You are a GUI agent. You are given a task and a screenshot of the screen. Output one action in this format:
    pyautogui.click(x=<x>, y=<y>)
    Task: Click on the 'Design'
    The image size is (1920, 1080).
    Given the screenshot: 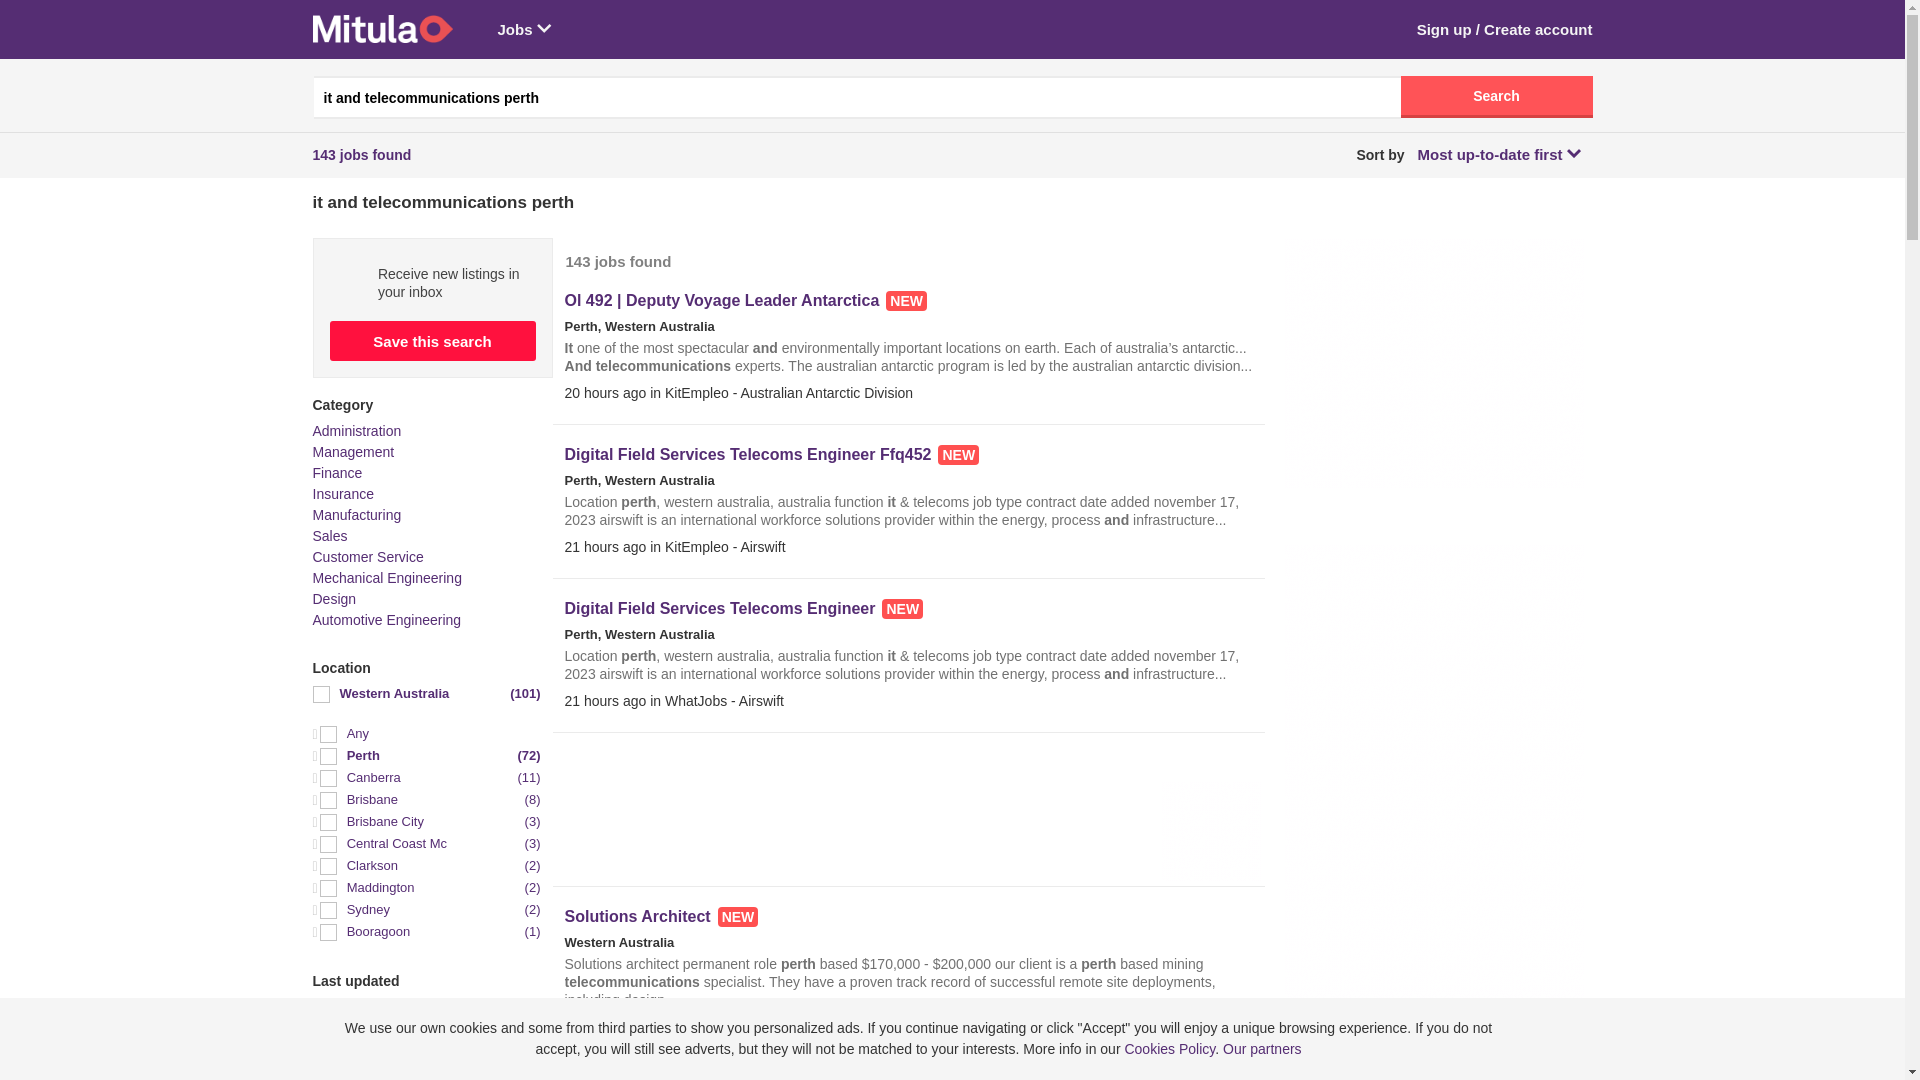 What is the action you would take?
    pyautogui.click(x=311, y=597)
    